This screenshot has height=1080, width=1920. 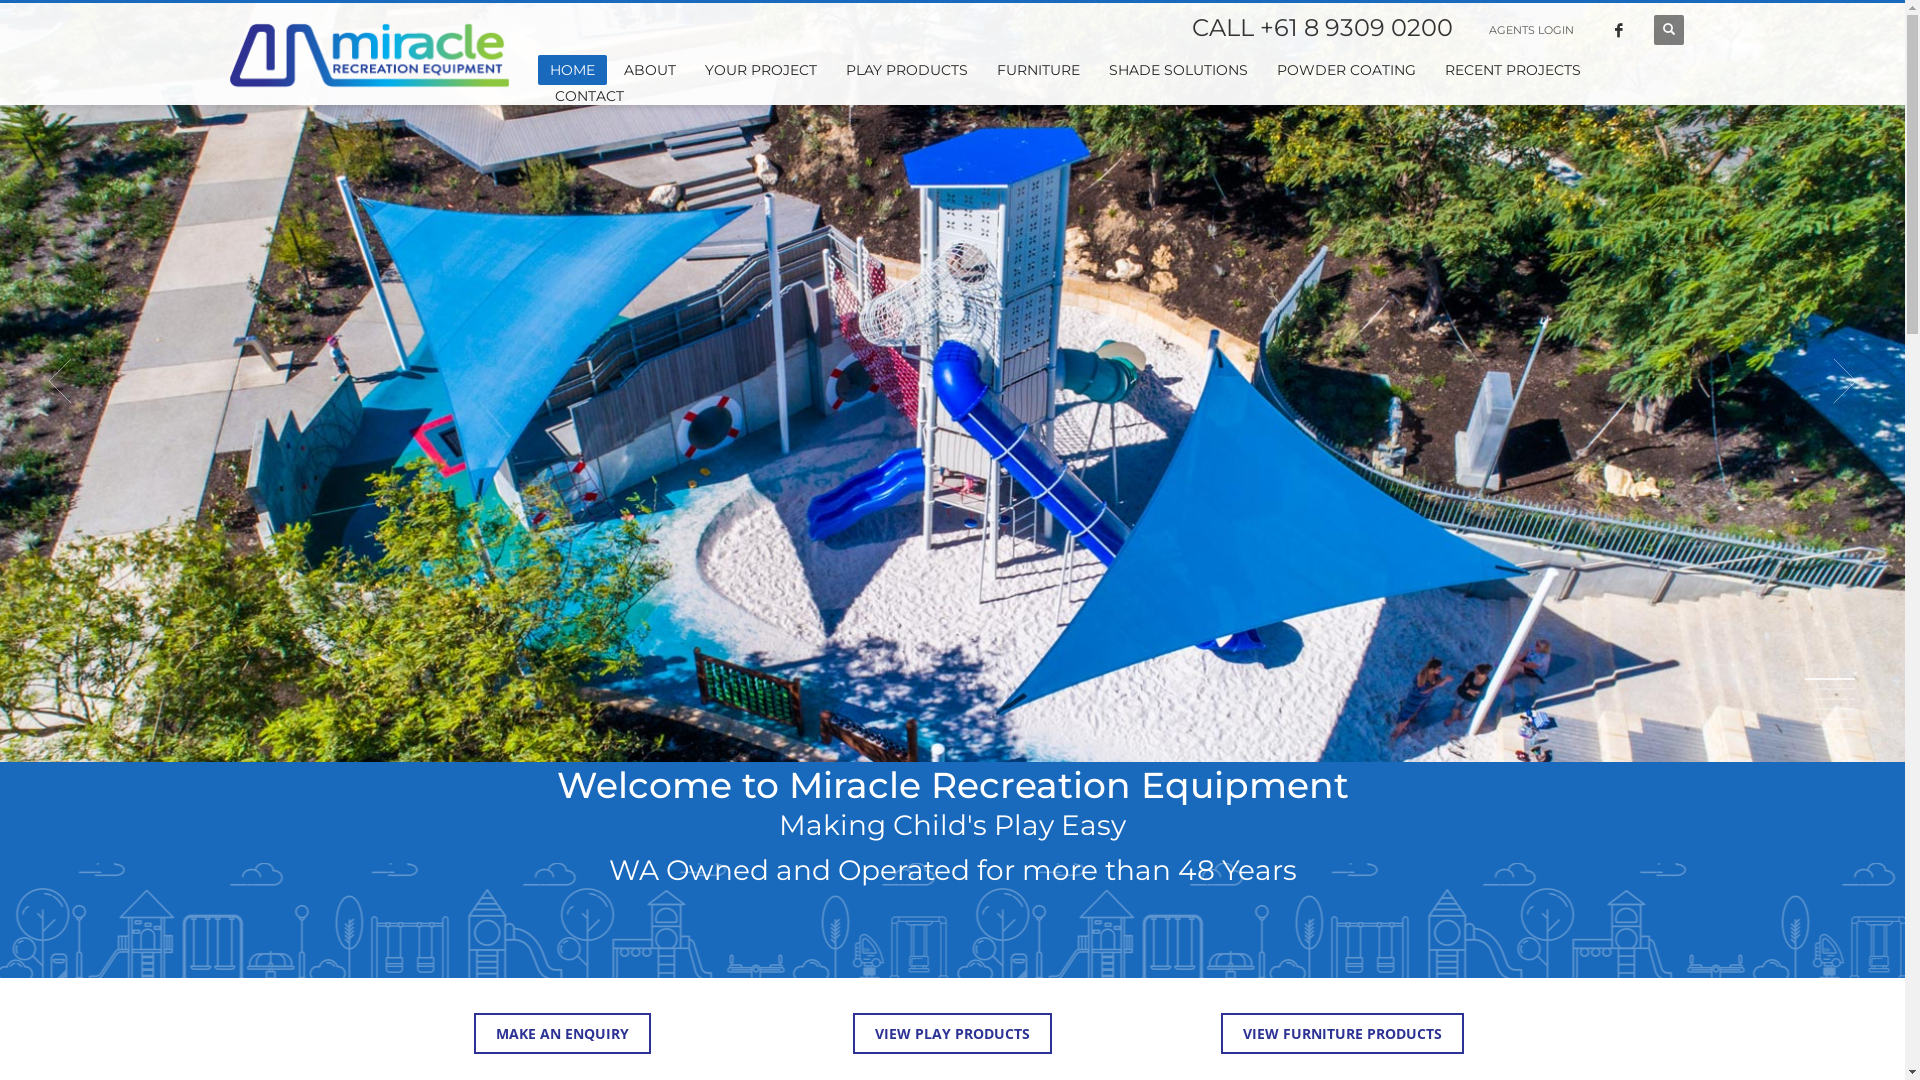 What do you see at coordinates (1342, 1033) in the screenshot?
I see `'VIEW FURNITURE PRODUCTS'` at bounding box center [1342, 1033].